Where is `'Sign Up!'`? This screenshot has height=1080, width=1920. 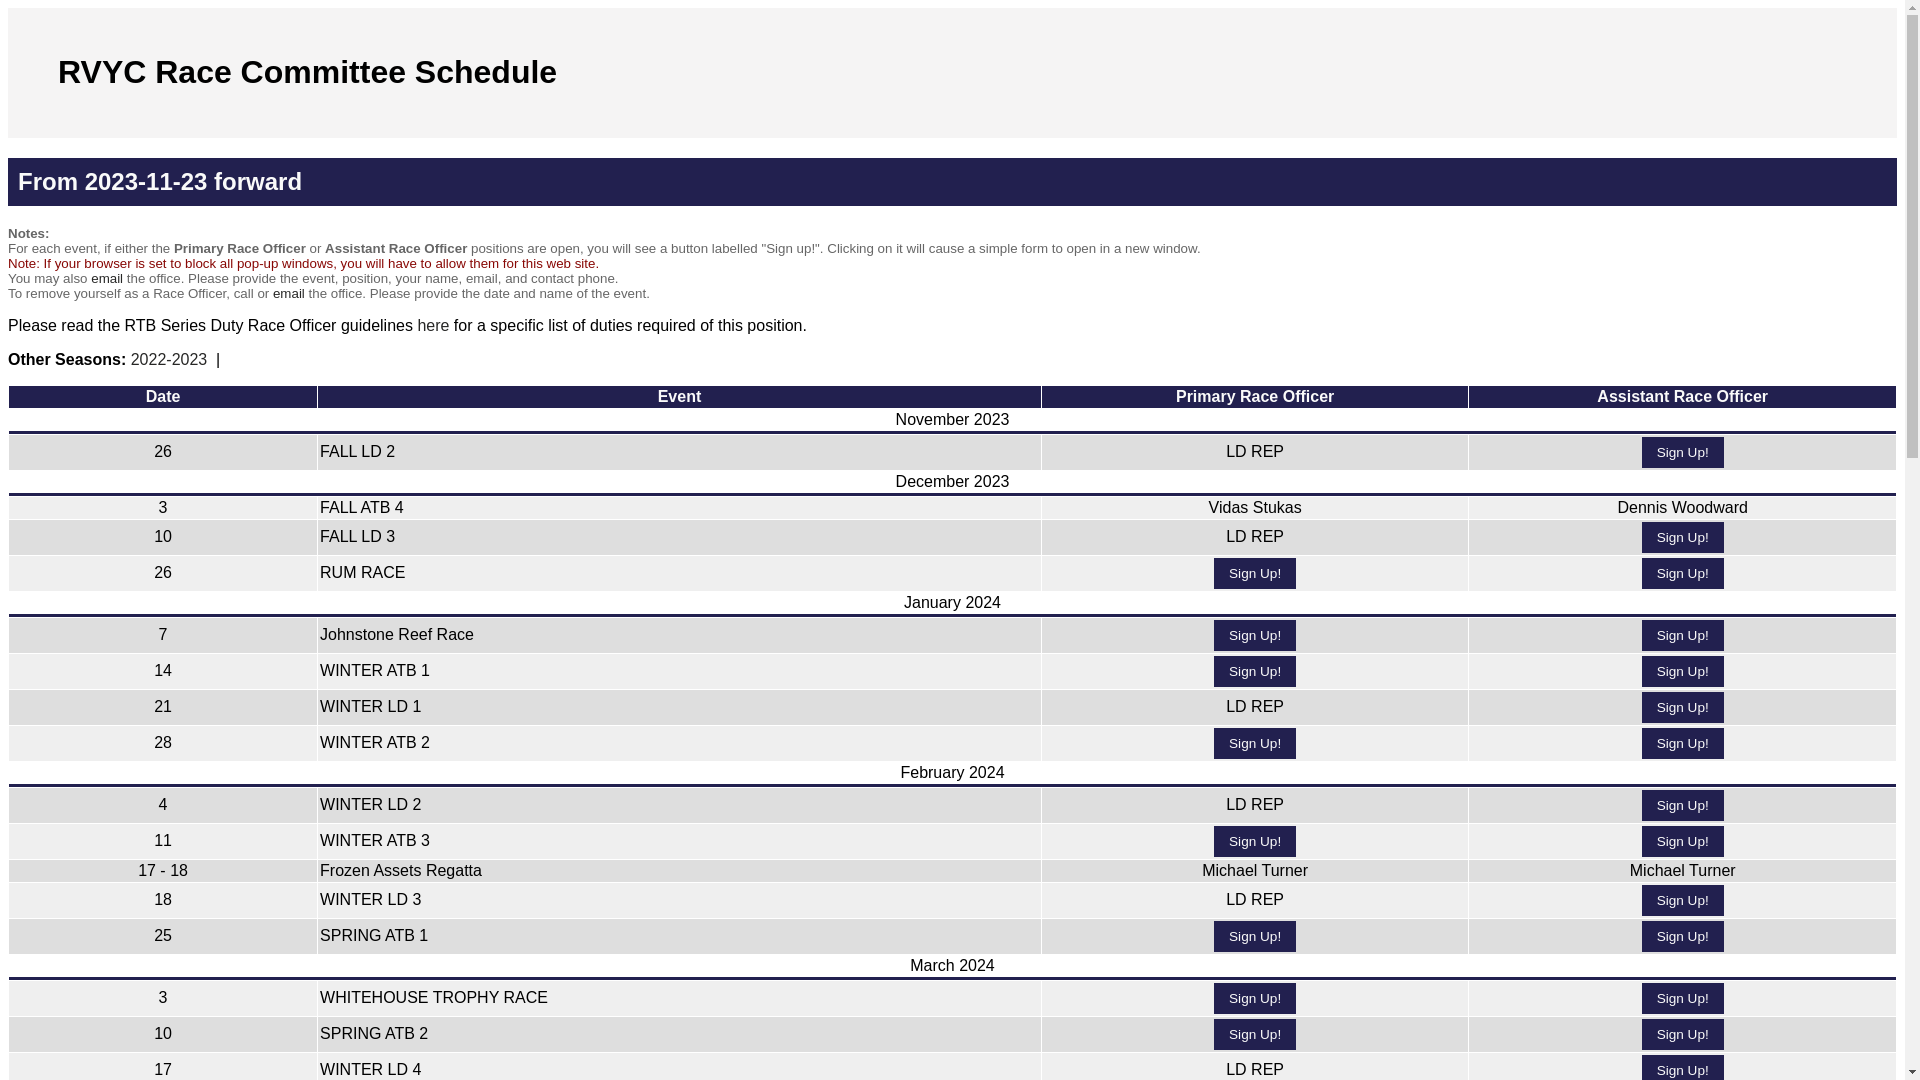
'Sign Up!' is located at coordinates (1682, 573).